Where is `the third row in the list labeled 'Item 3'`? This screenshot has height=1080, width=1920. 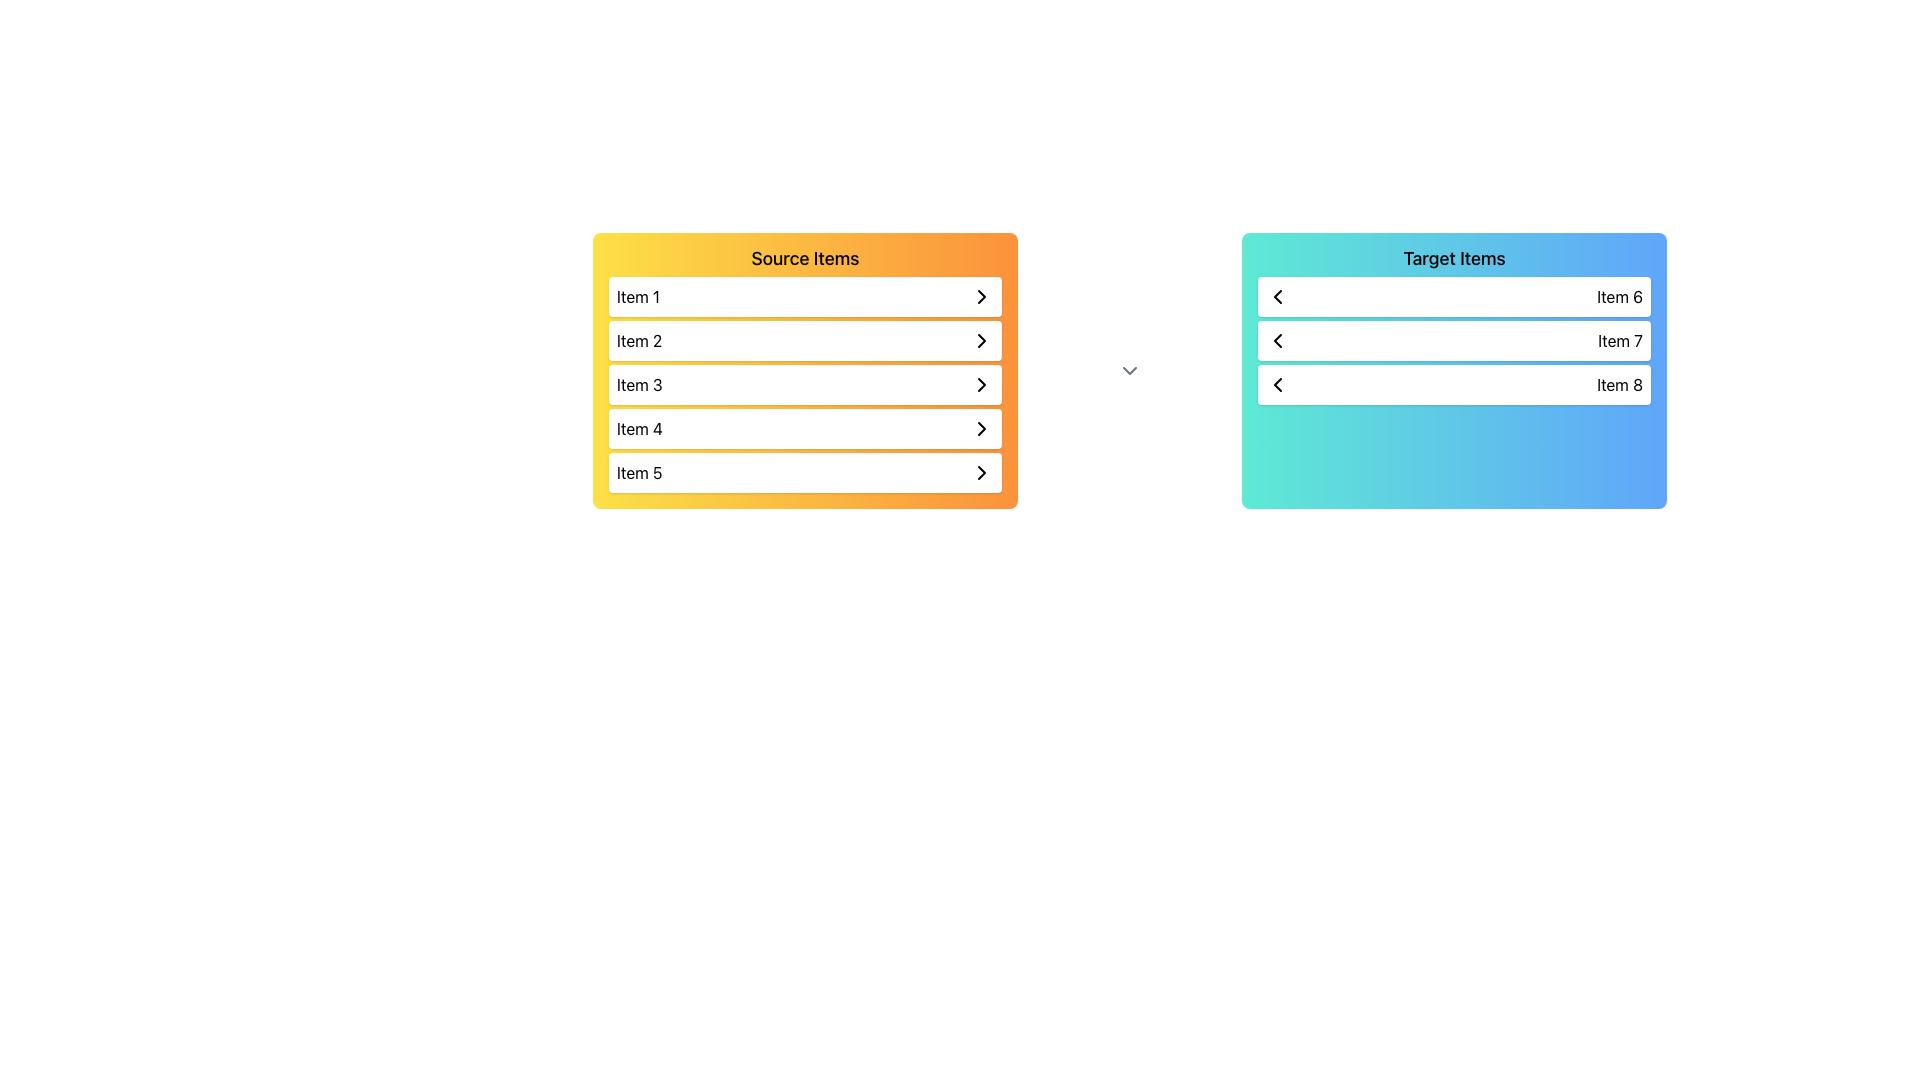
the third row in the list labeled 'Item 3' is located at coordinates (805, 385).